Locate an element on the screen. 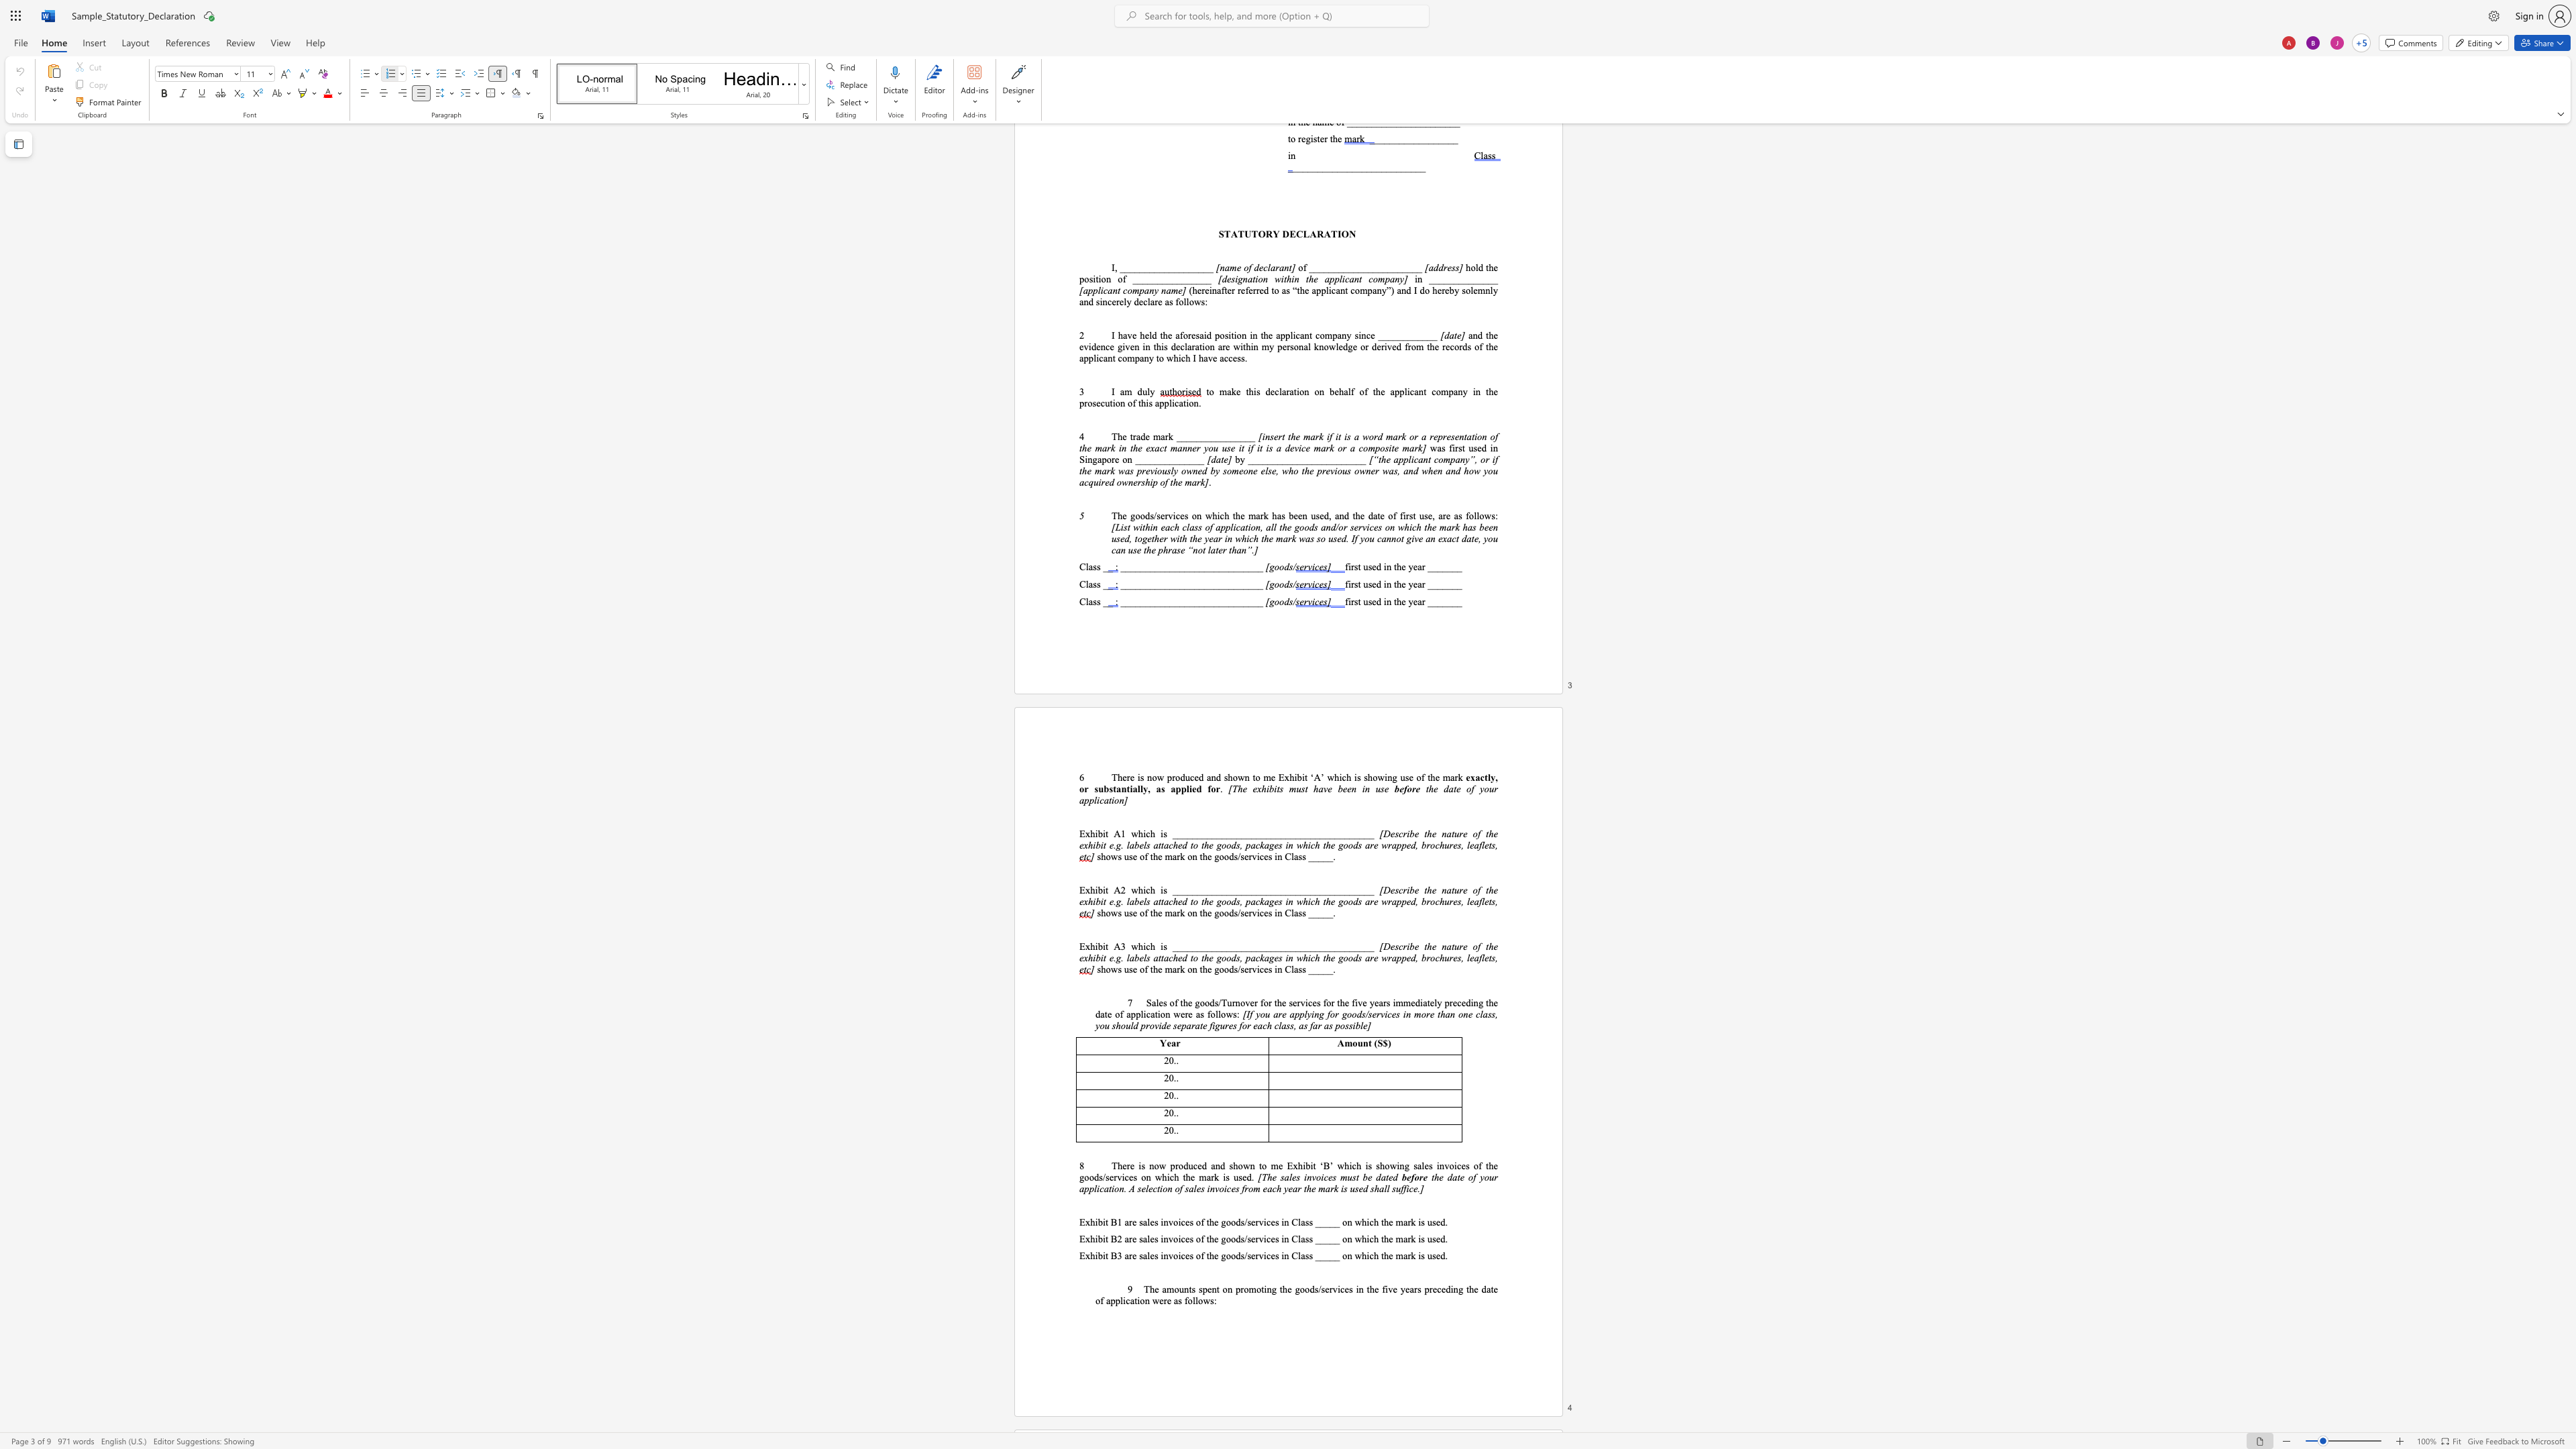 This screenshot has width=2576, height=1449. the 1th character "(" in the text is located at coordinates (1375, 1042).